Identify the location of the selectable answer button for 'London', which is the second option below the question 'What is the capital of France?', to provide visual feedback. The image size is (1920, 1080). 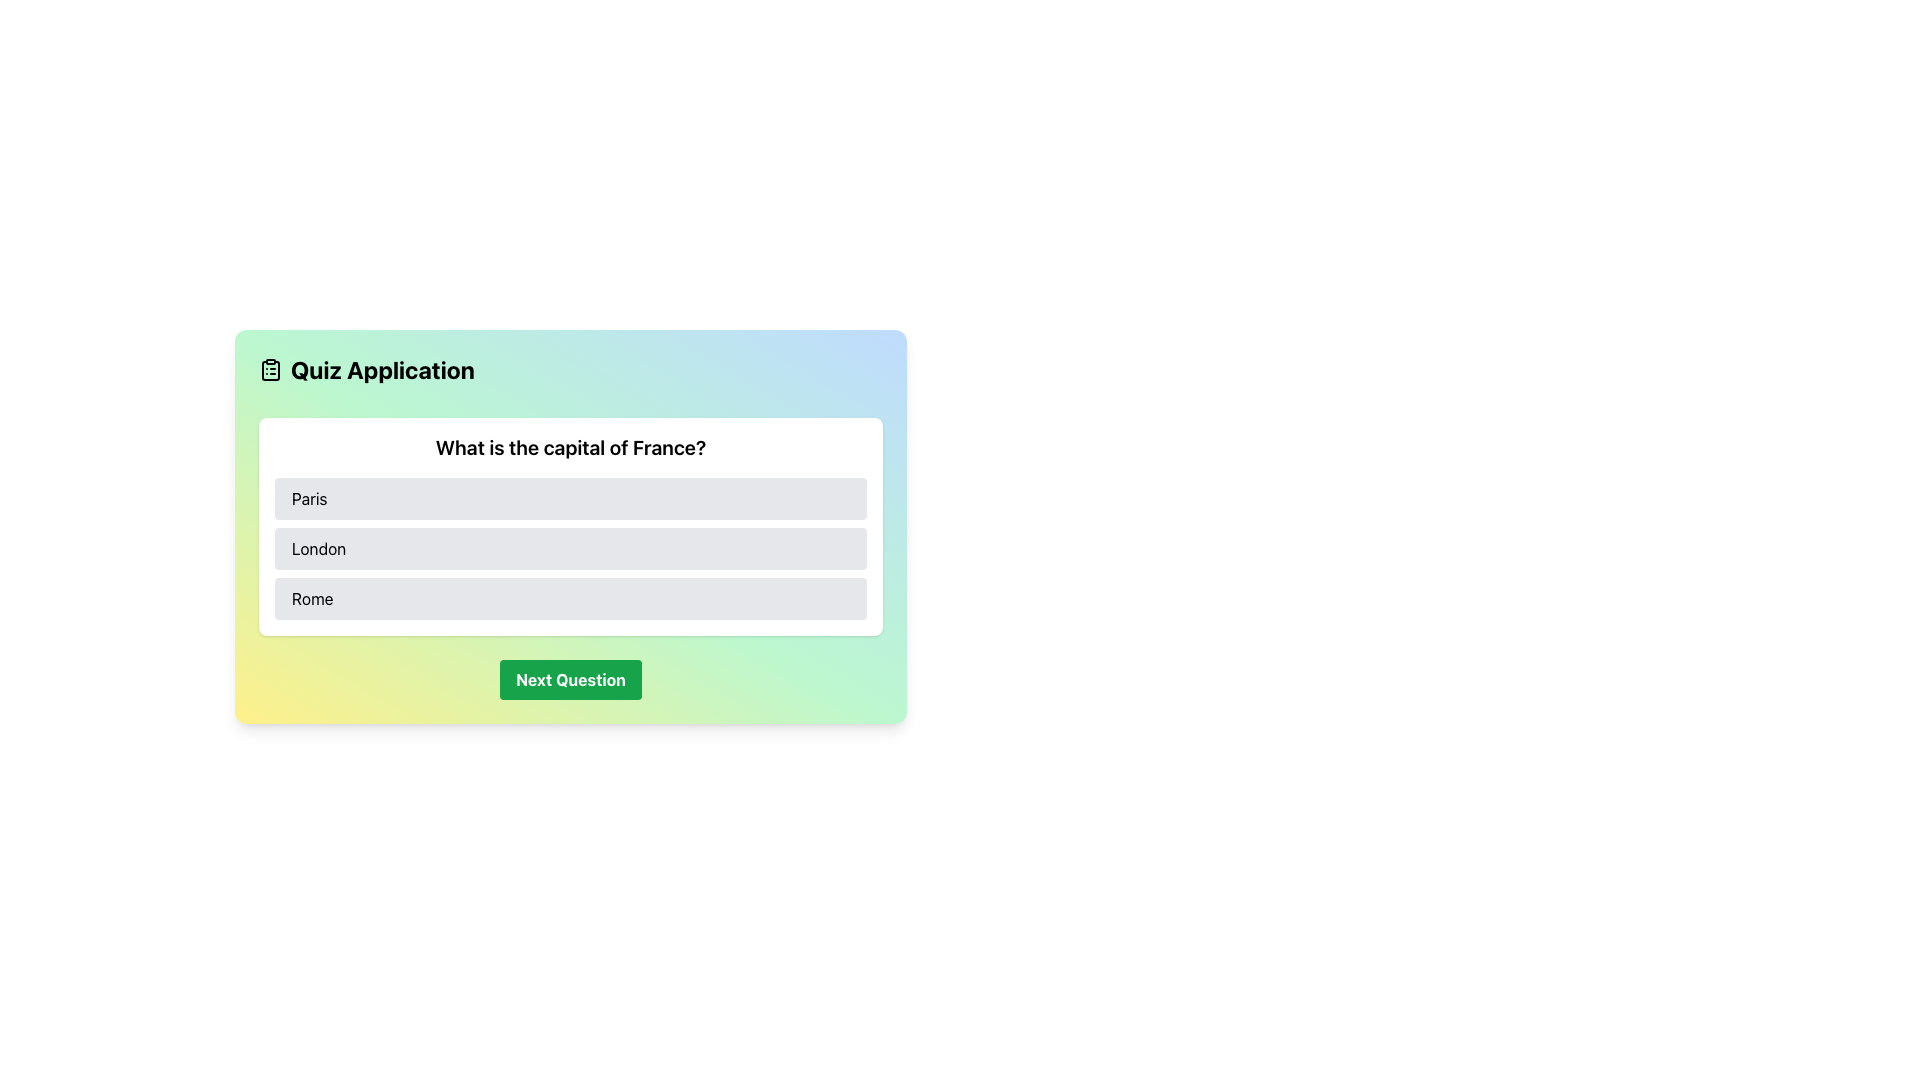
(570, 559).